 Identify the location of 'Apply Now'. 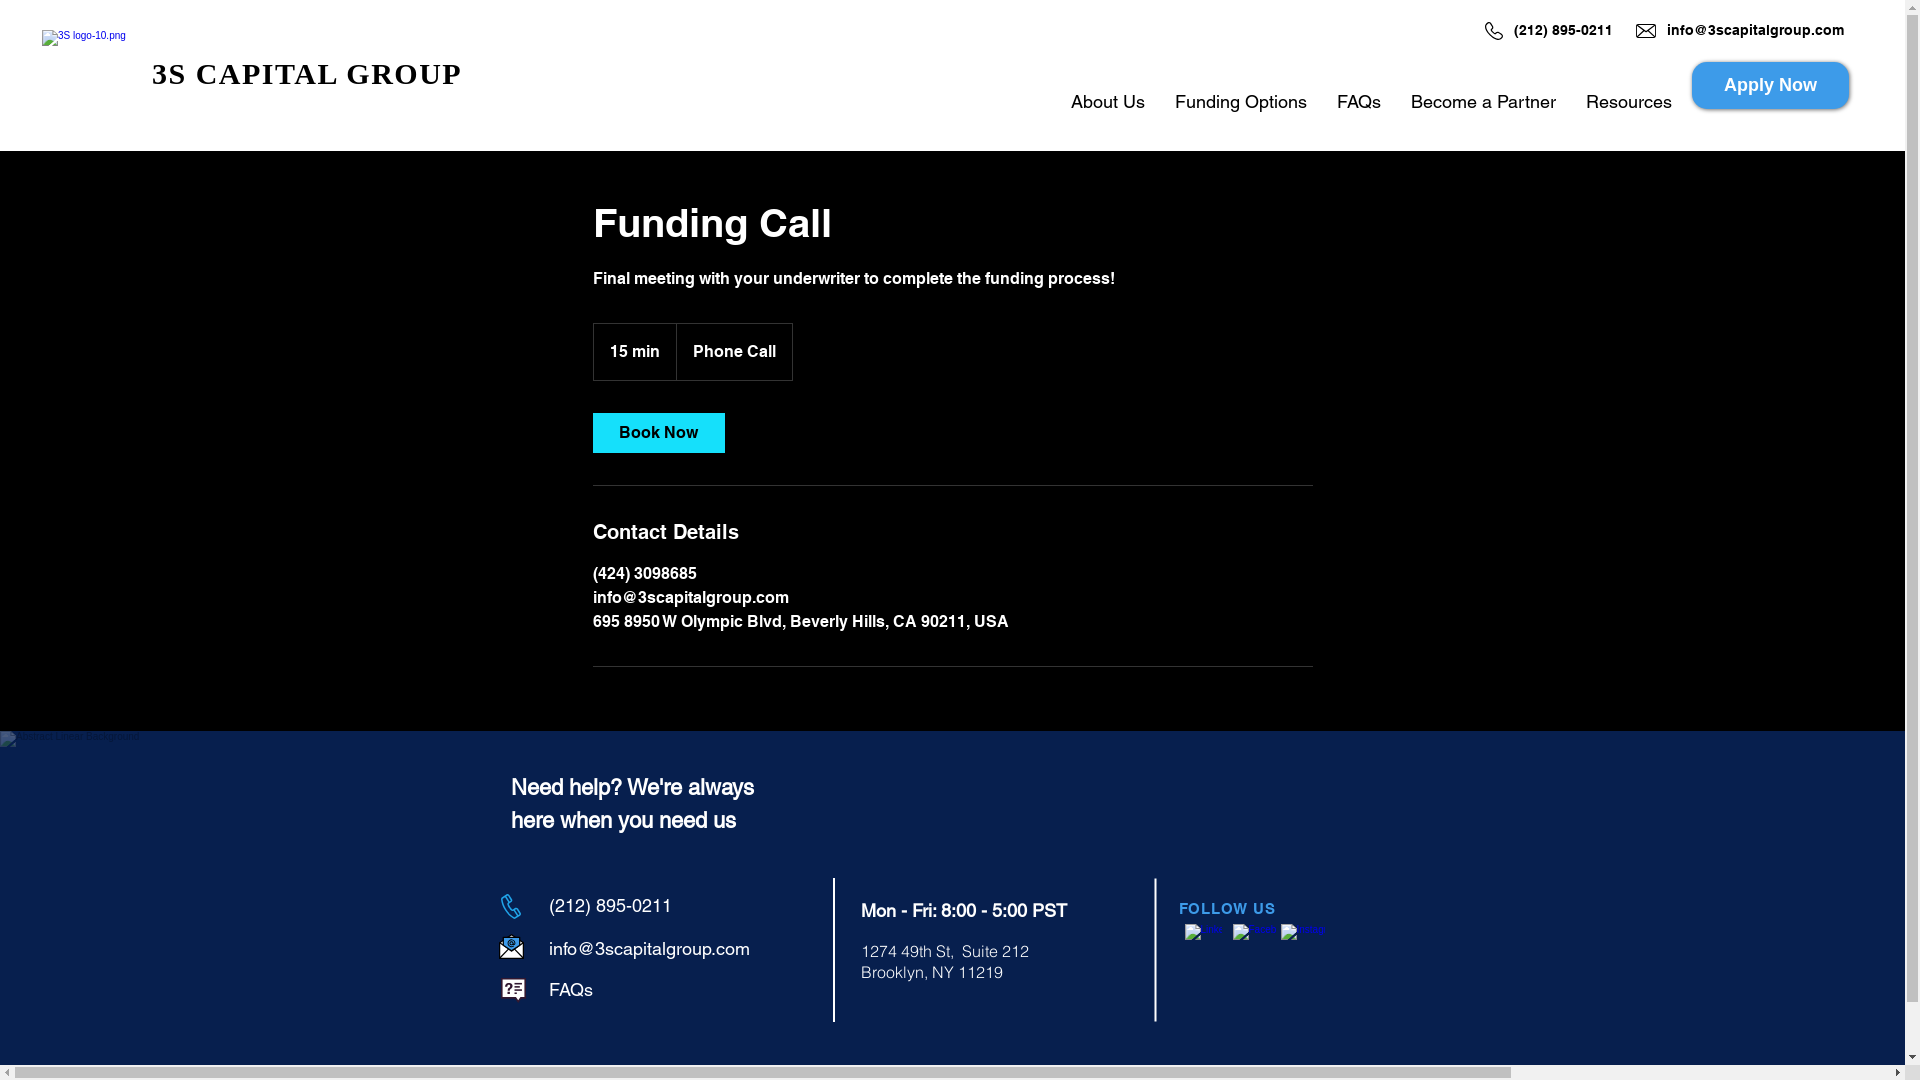
(1770, 84).